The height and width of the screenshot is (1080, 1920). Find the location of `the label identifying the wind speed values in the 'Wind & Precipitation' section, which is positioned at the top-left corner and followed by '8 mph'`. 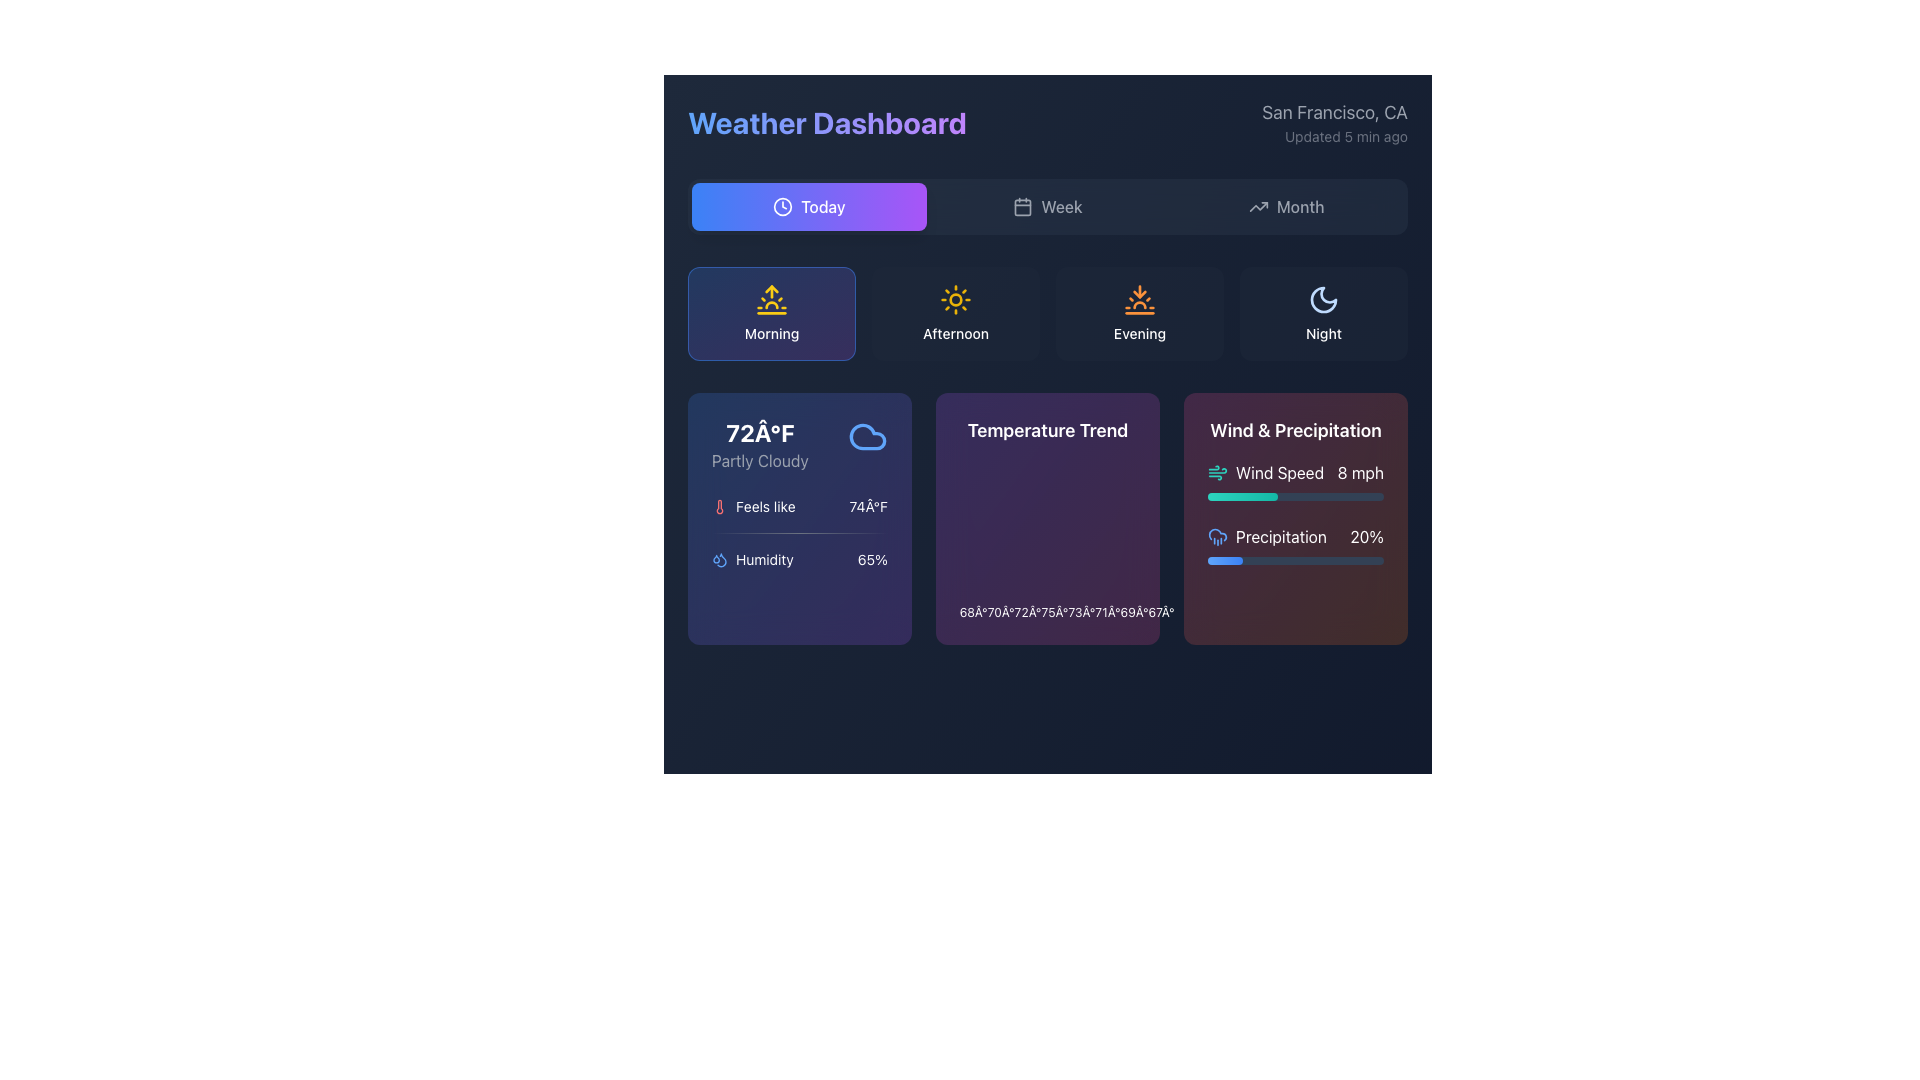

the label identifying the wind speed values in the 'Wind & Precipitation' section, which is positioned at the top-left corner and followed by '8 mph' is located at coordinates (1265, 473).